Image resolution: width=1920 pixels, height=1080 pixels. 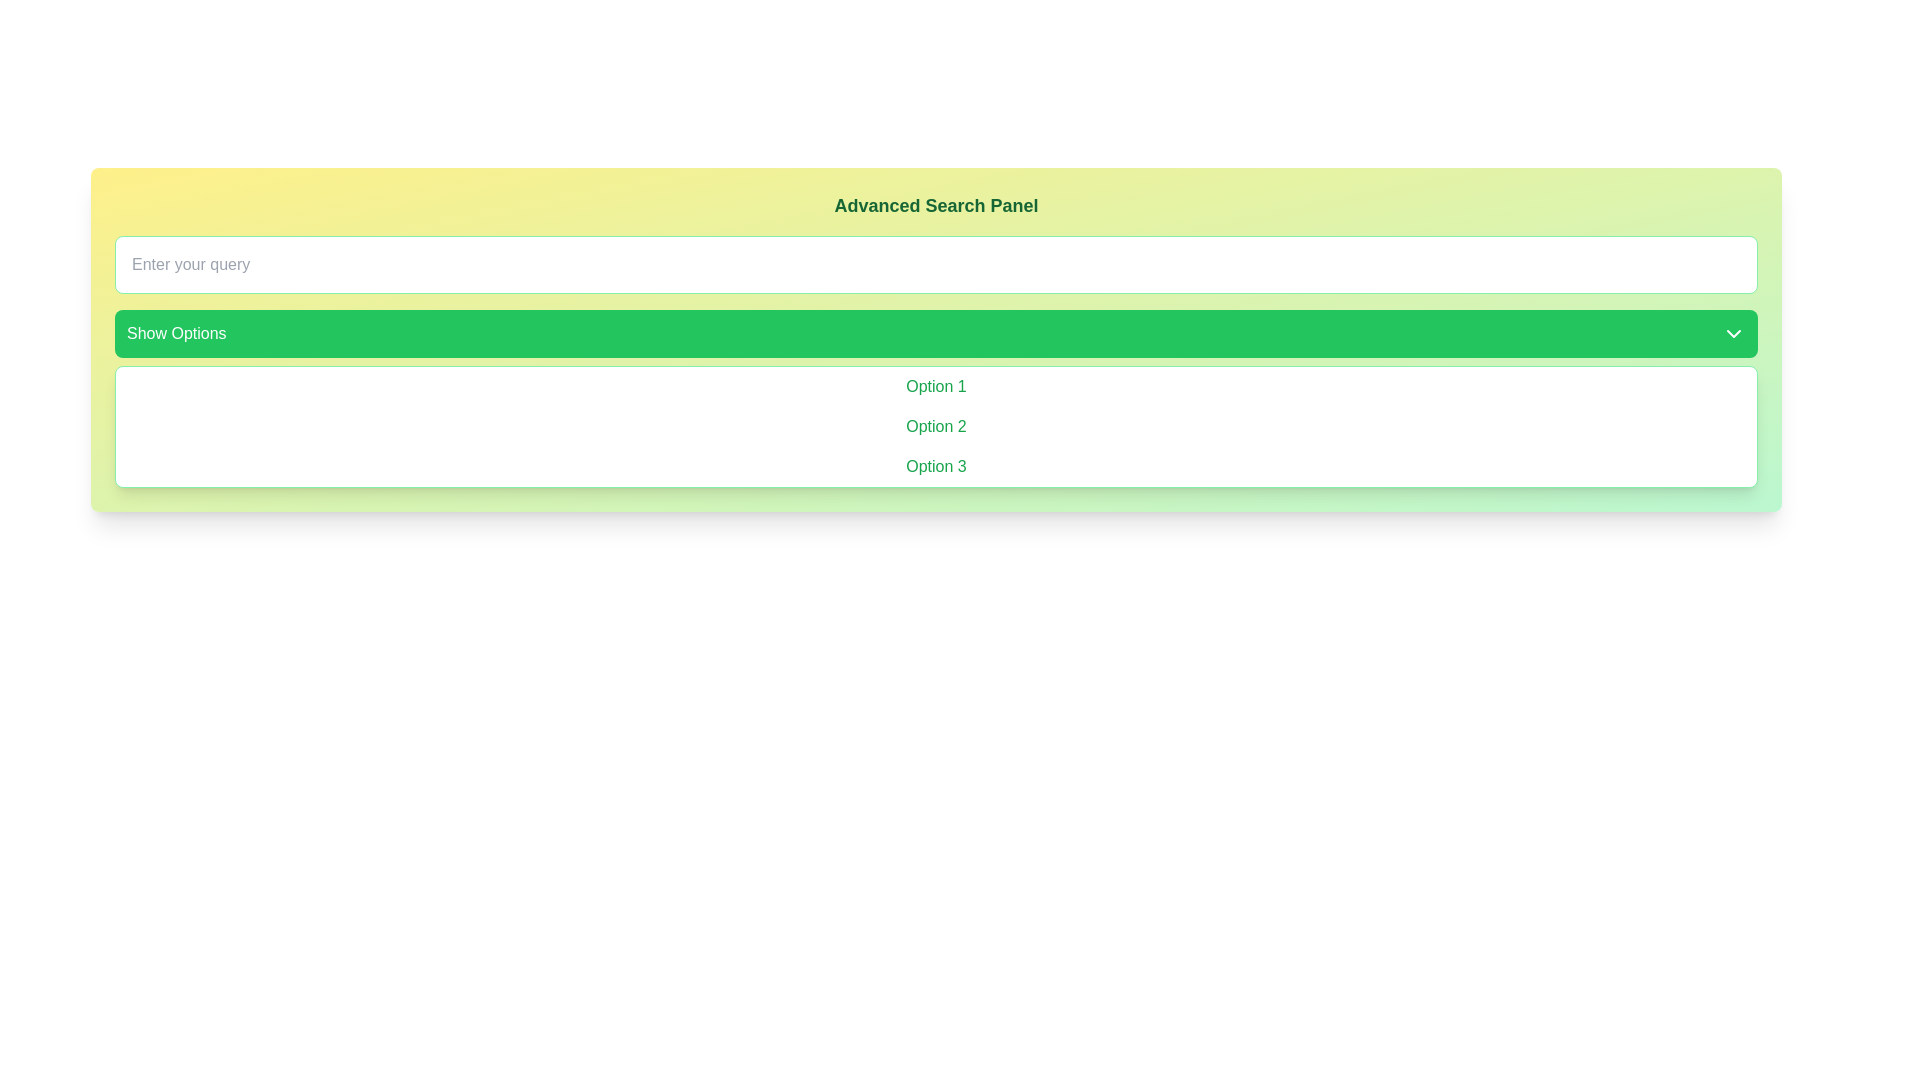 I want to click on the Dropdown Toggle Button labeled 'Show Options' with a bright green background, so click(x=935, y=333).